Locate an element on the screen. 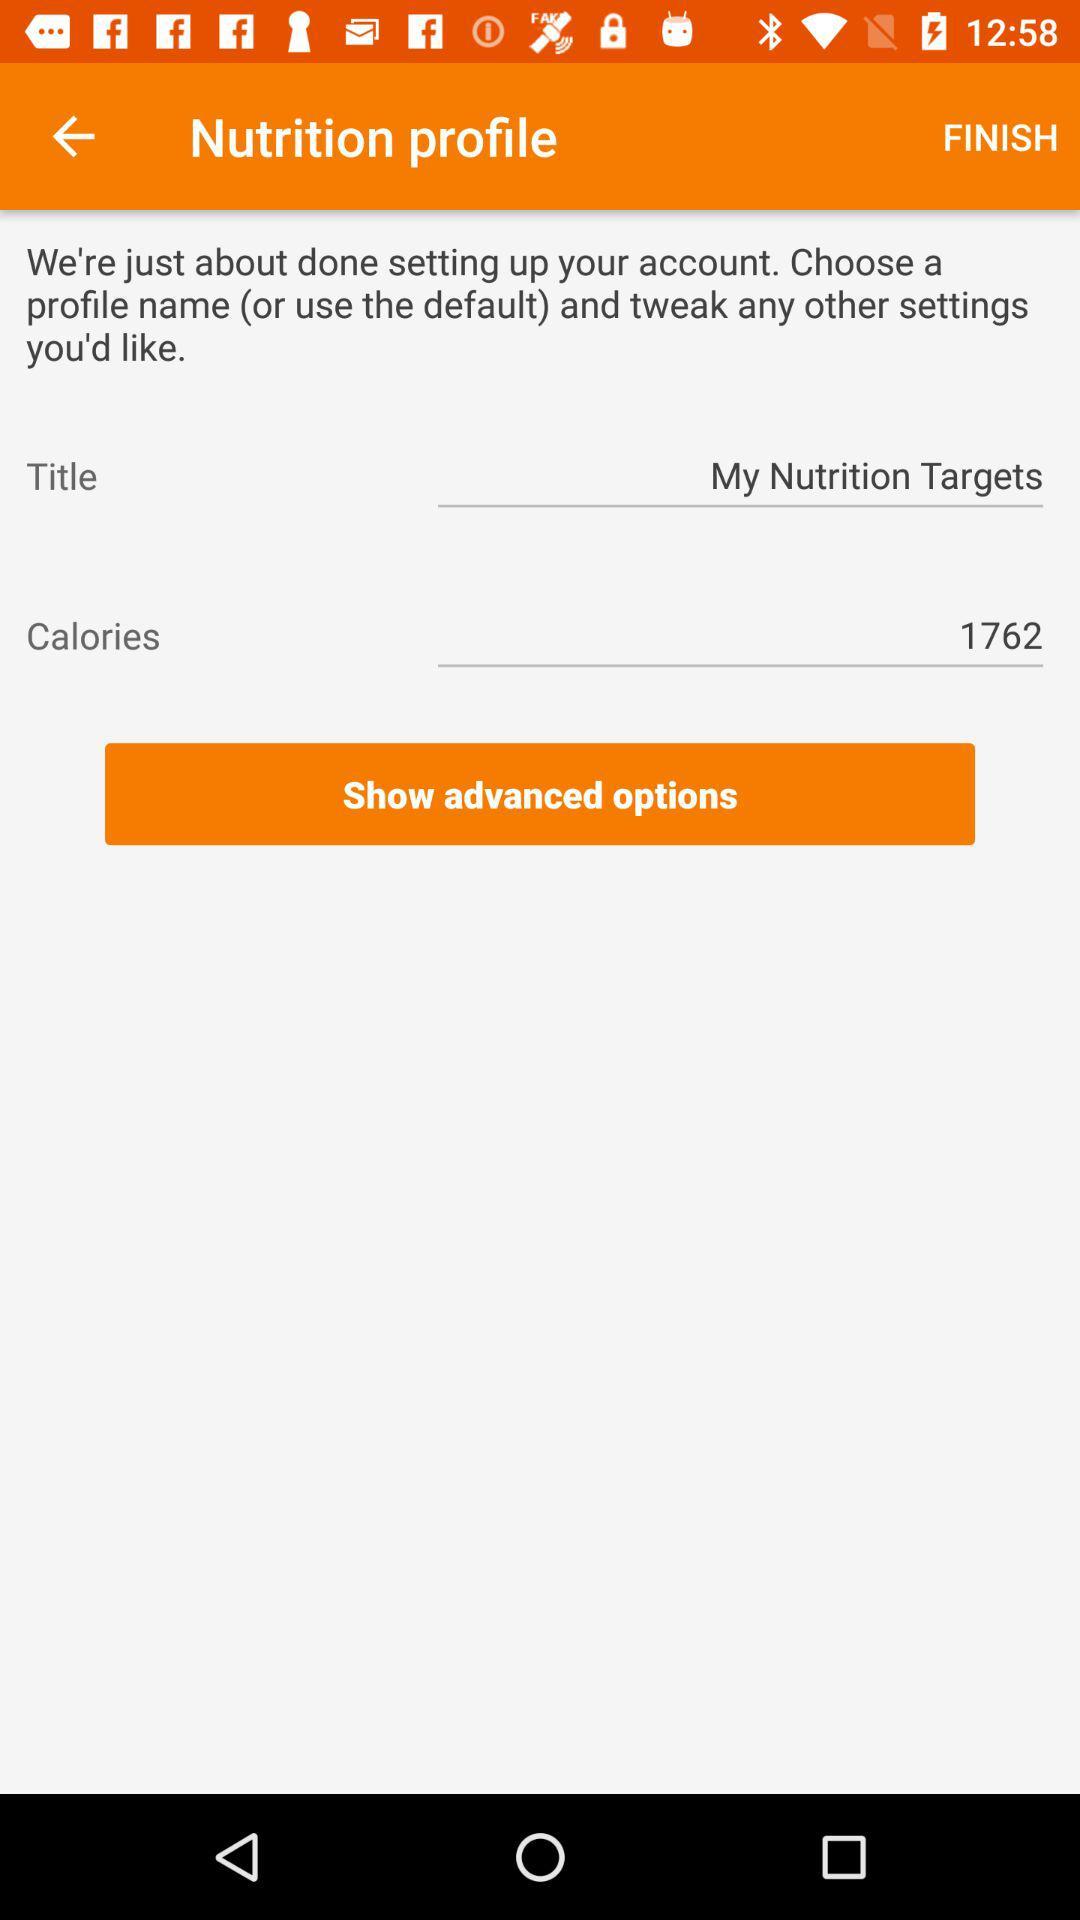  the icon next to nutrition profile item is located at coordinates (1000, 135).